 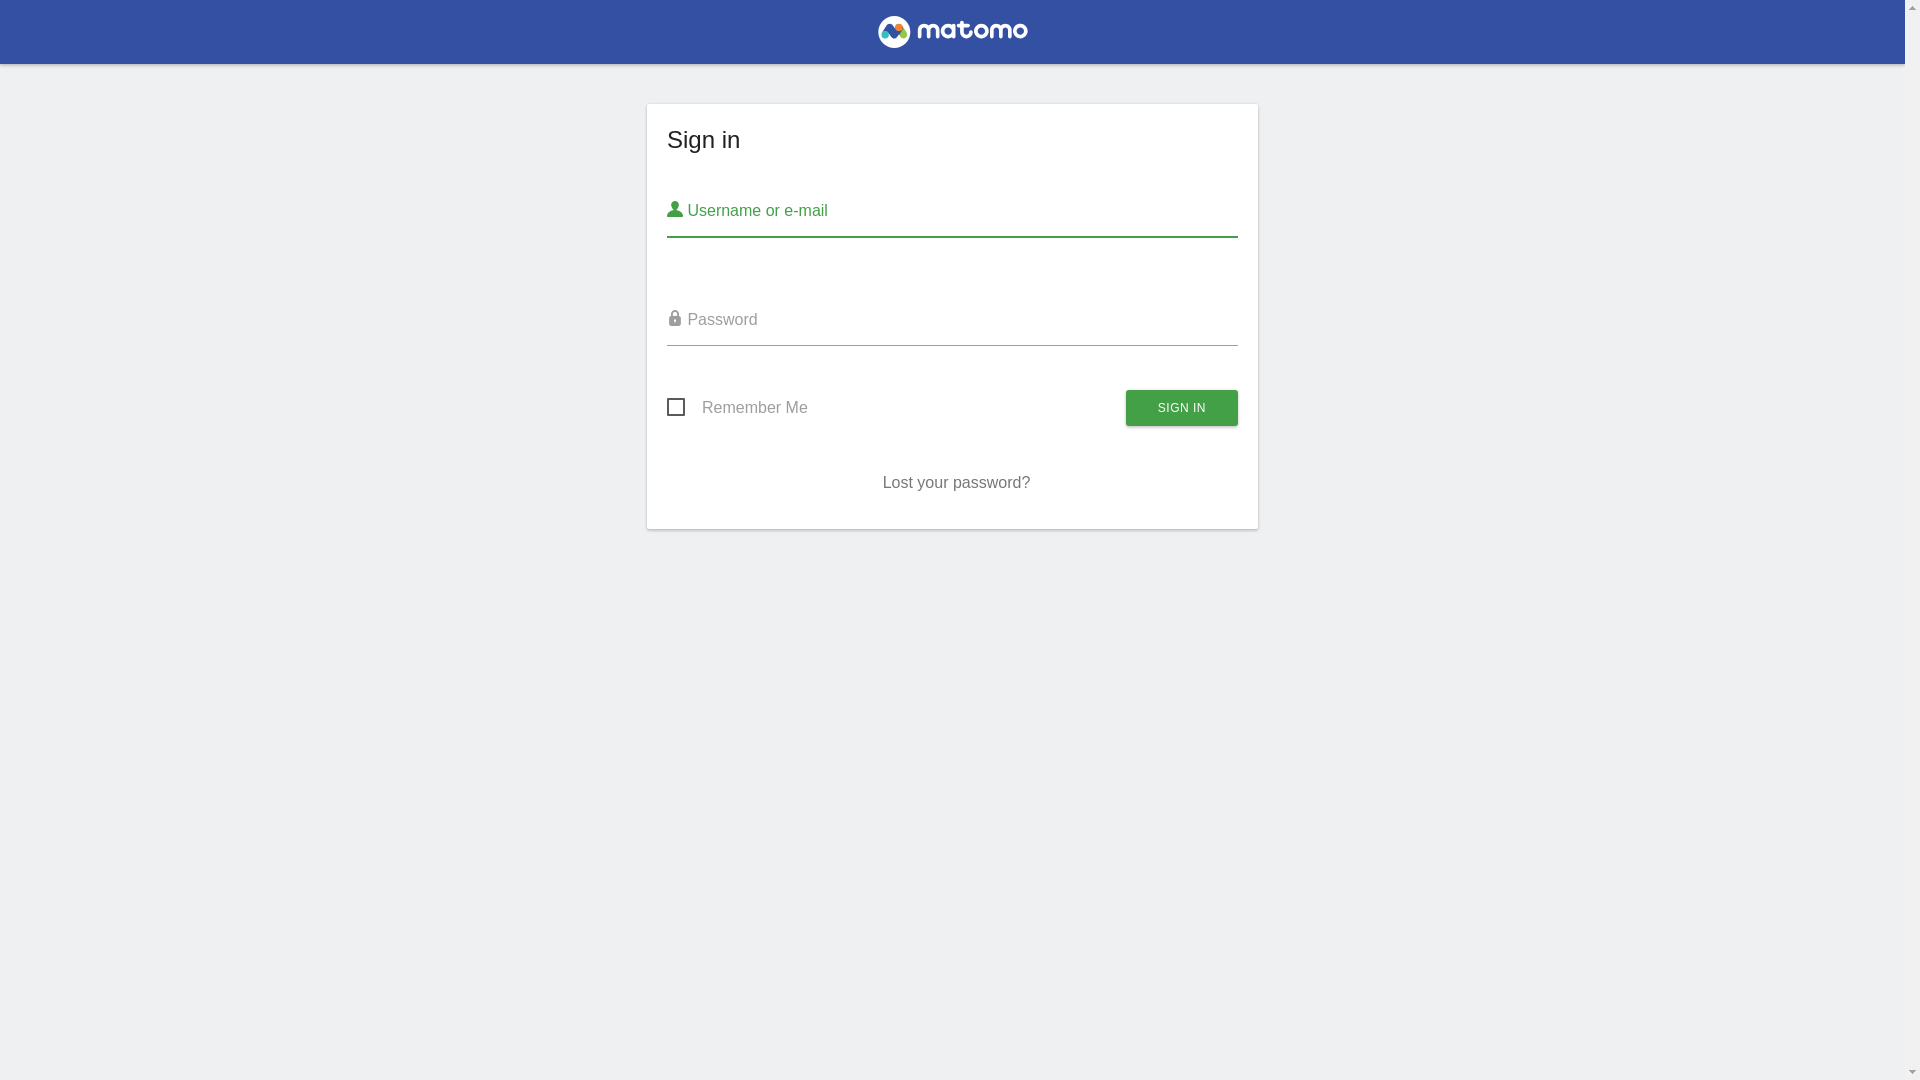 What do you see at coordinates (951, 37) in the screenshot?
I see `'Matomo # free/libre analytics platform'` at bounding box center [951, 37].